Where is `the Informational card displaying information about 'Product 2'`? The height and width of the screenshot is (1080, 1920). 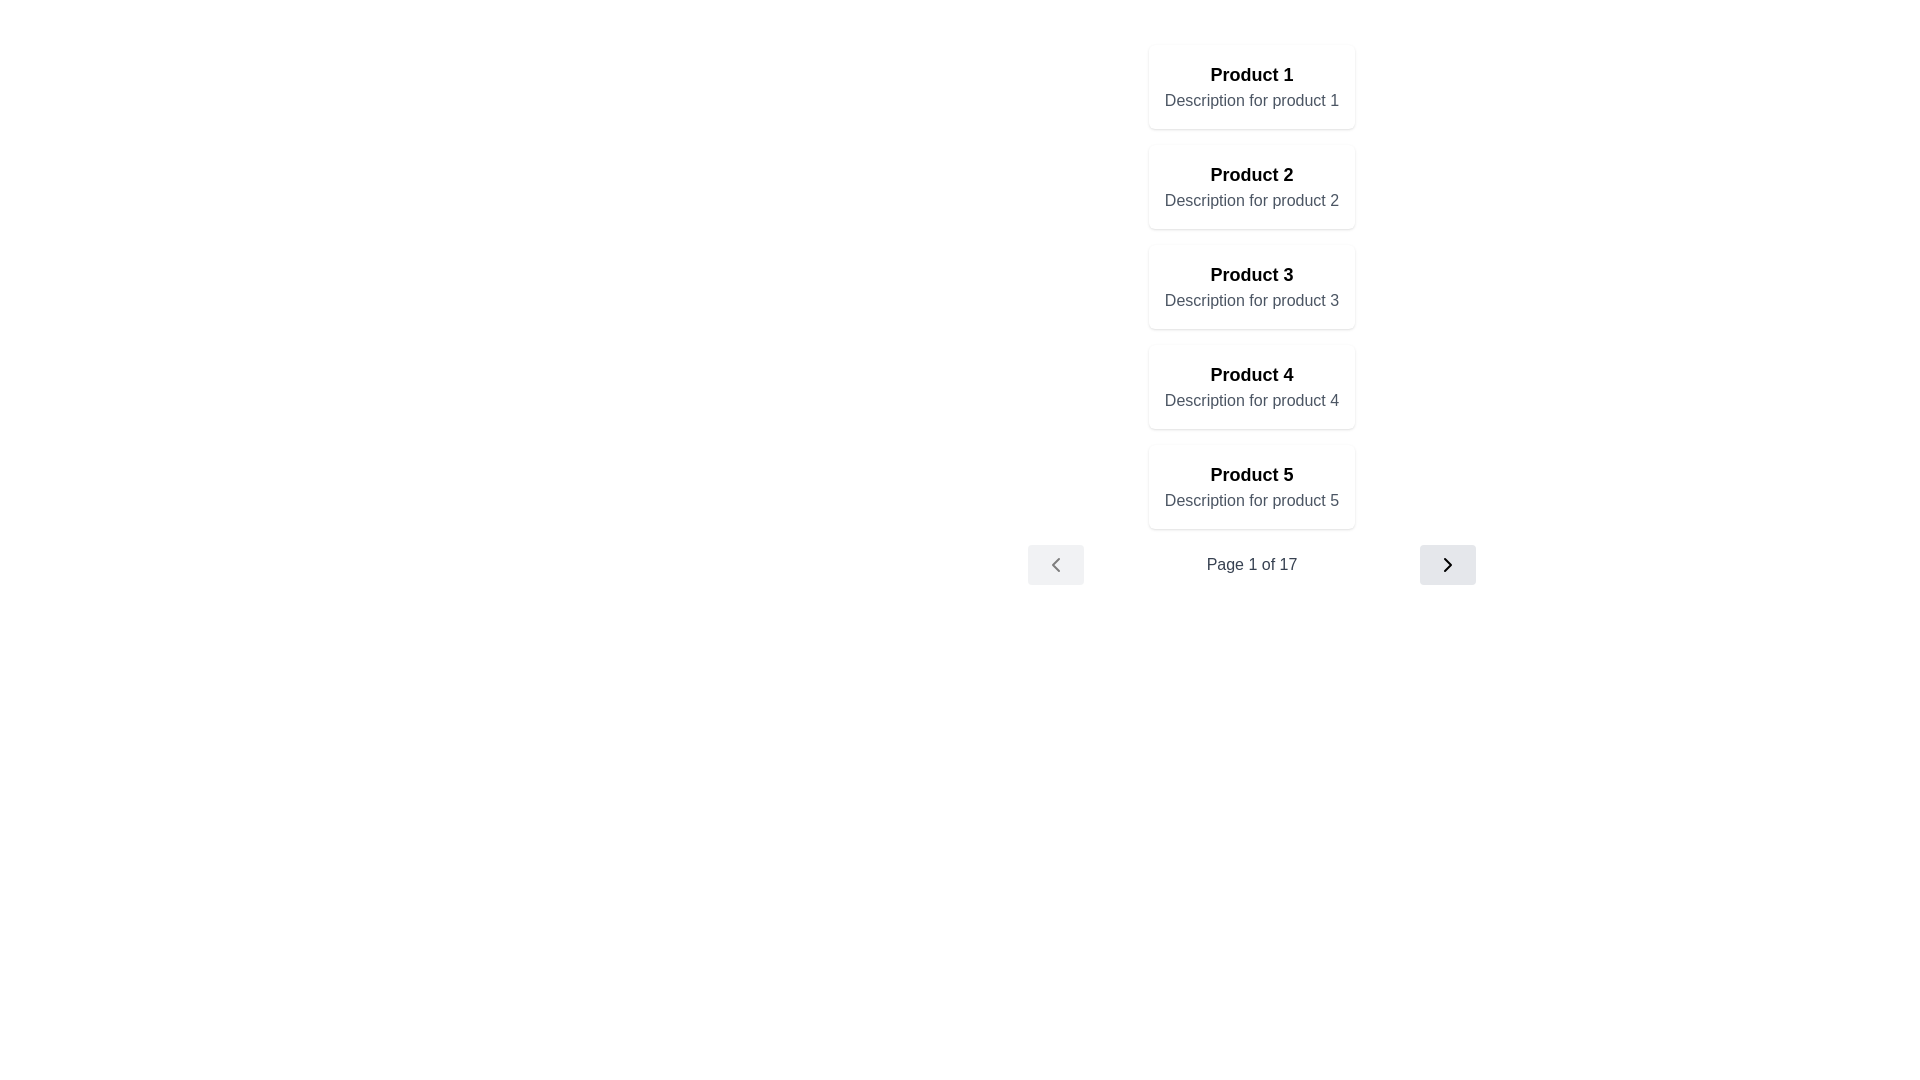
the Informational card displaying information about 'Product 2' is located at coordinates (1251, 186).